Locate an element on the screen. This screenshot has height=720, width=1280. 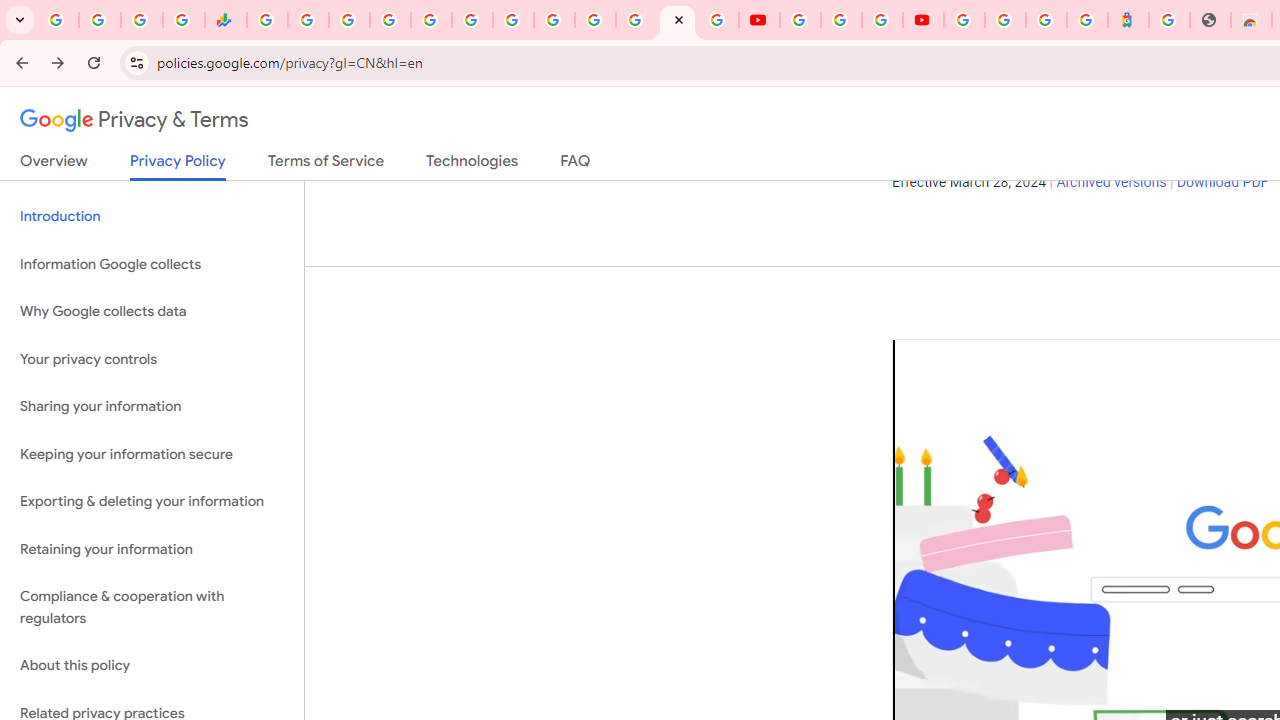
'Sign in - Google Accounts' is located at coordinates (1005, 20).